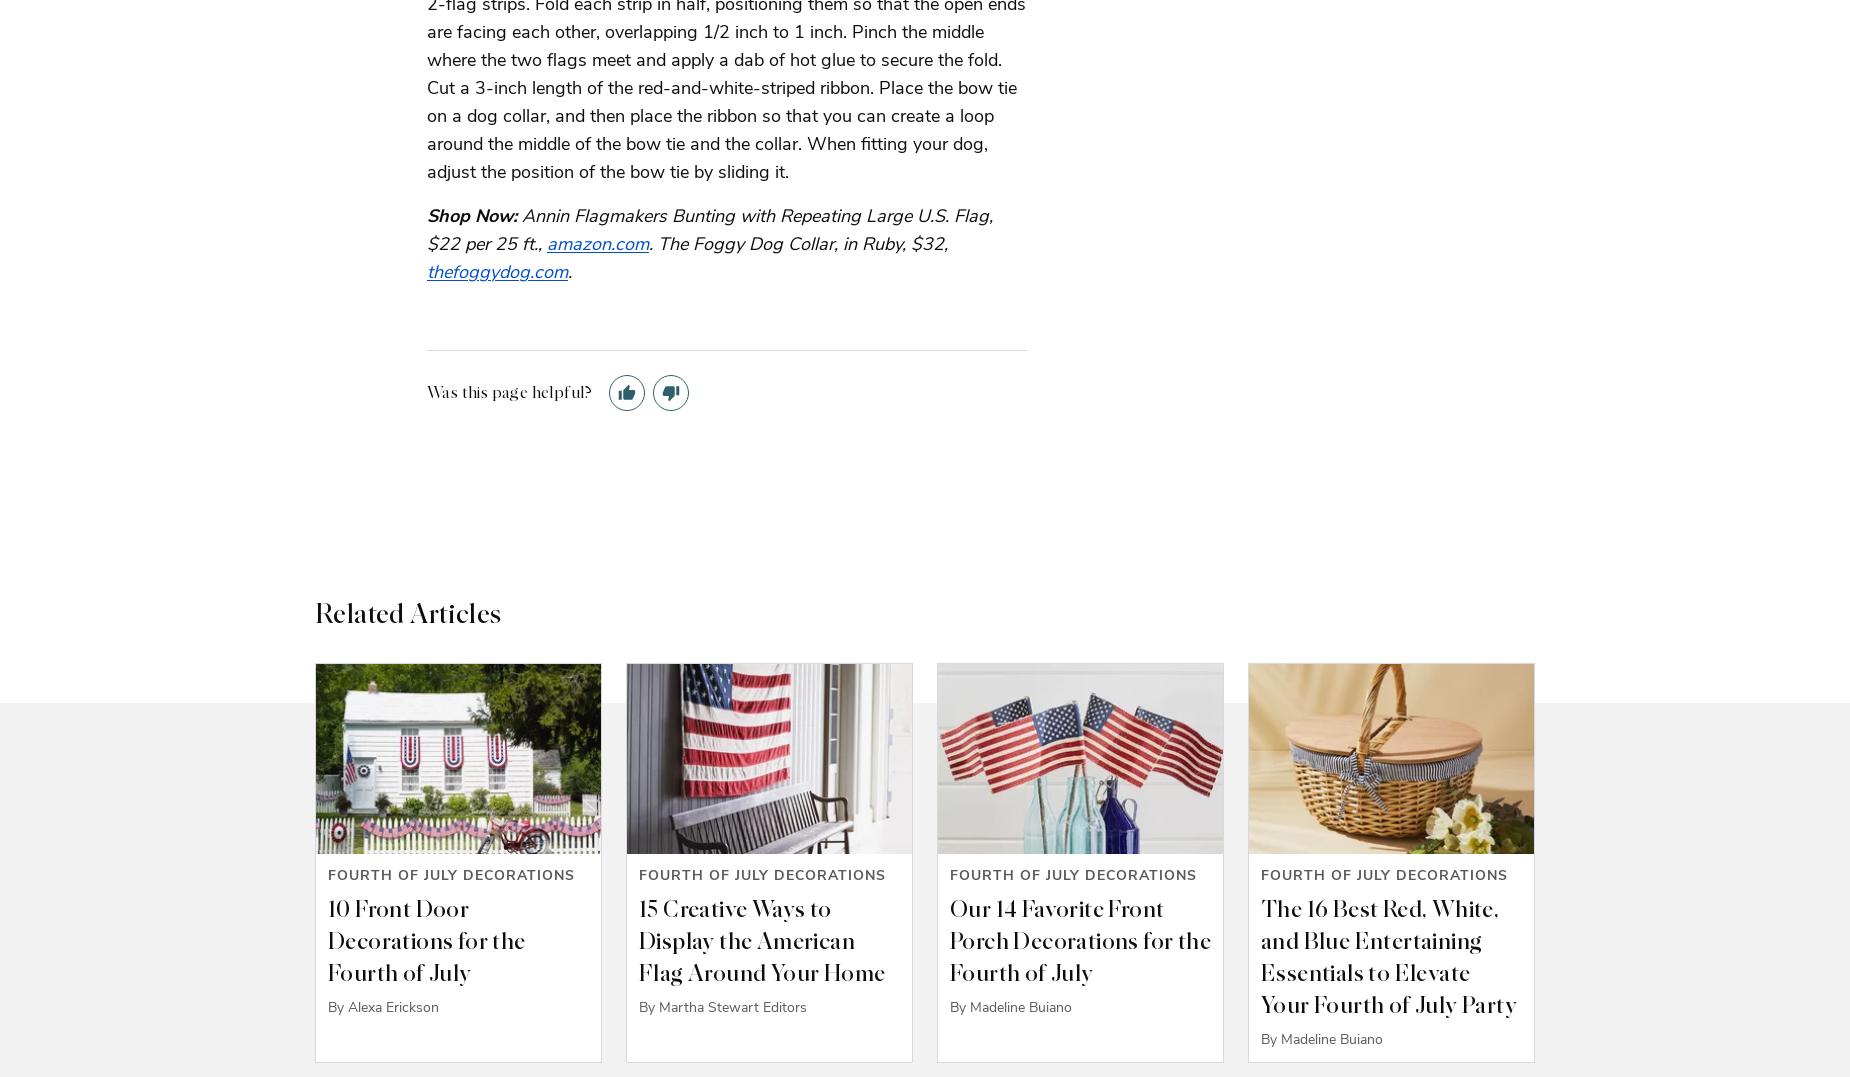 Image resolution: width=1850 pixels, height=1077 pixels. What do you see at coordinates (569, 269) in the screenshot?
I see `'.'` at bounding box center [569, 269].